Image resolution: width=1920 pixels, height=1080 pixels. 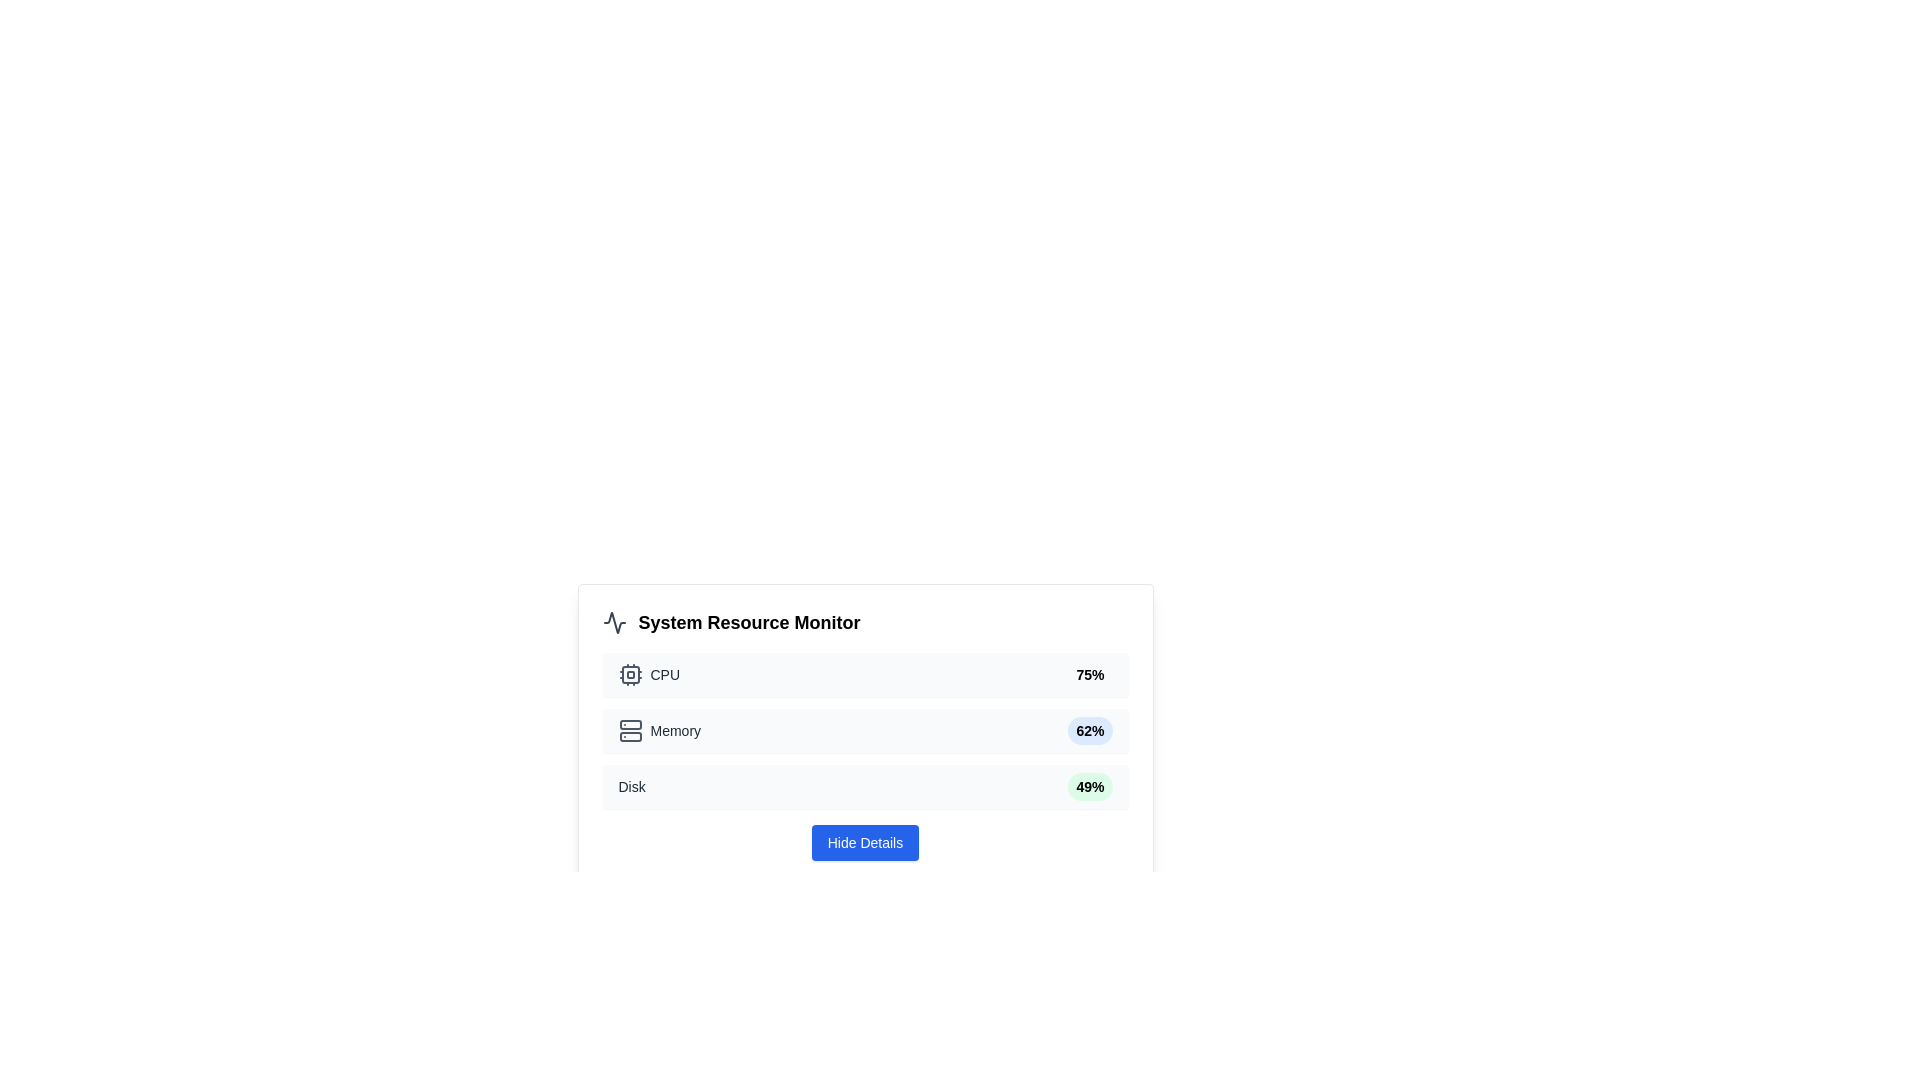 I want to click on the 'Hide Details' button with a bright blue background and white text, located at the bottom of the 'System Resource Monitor' group, so click(x=865, y=843).